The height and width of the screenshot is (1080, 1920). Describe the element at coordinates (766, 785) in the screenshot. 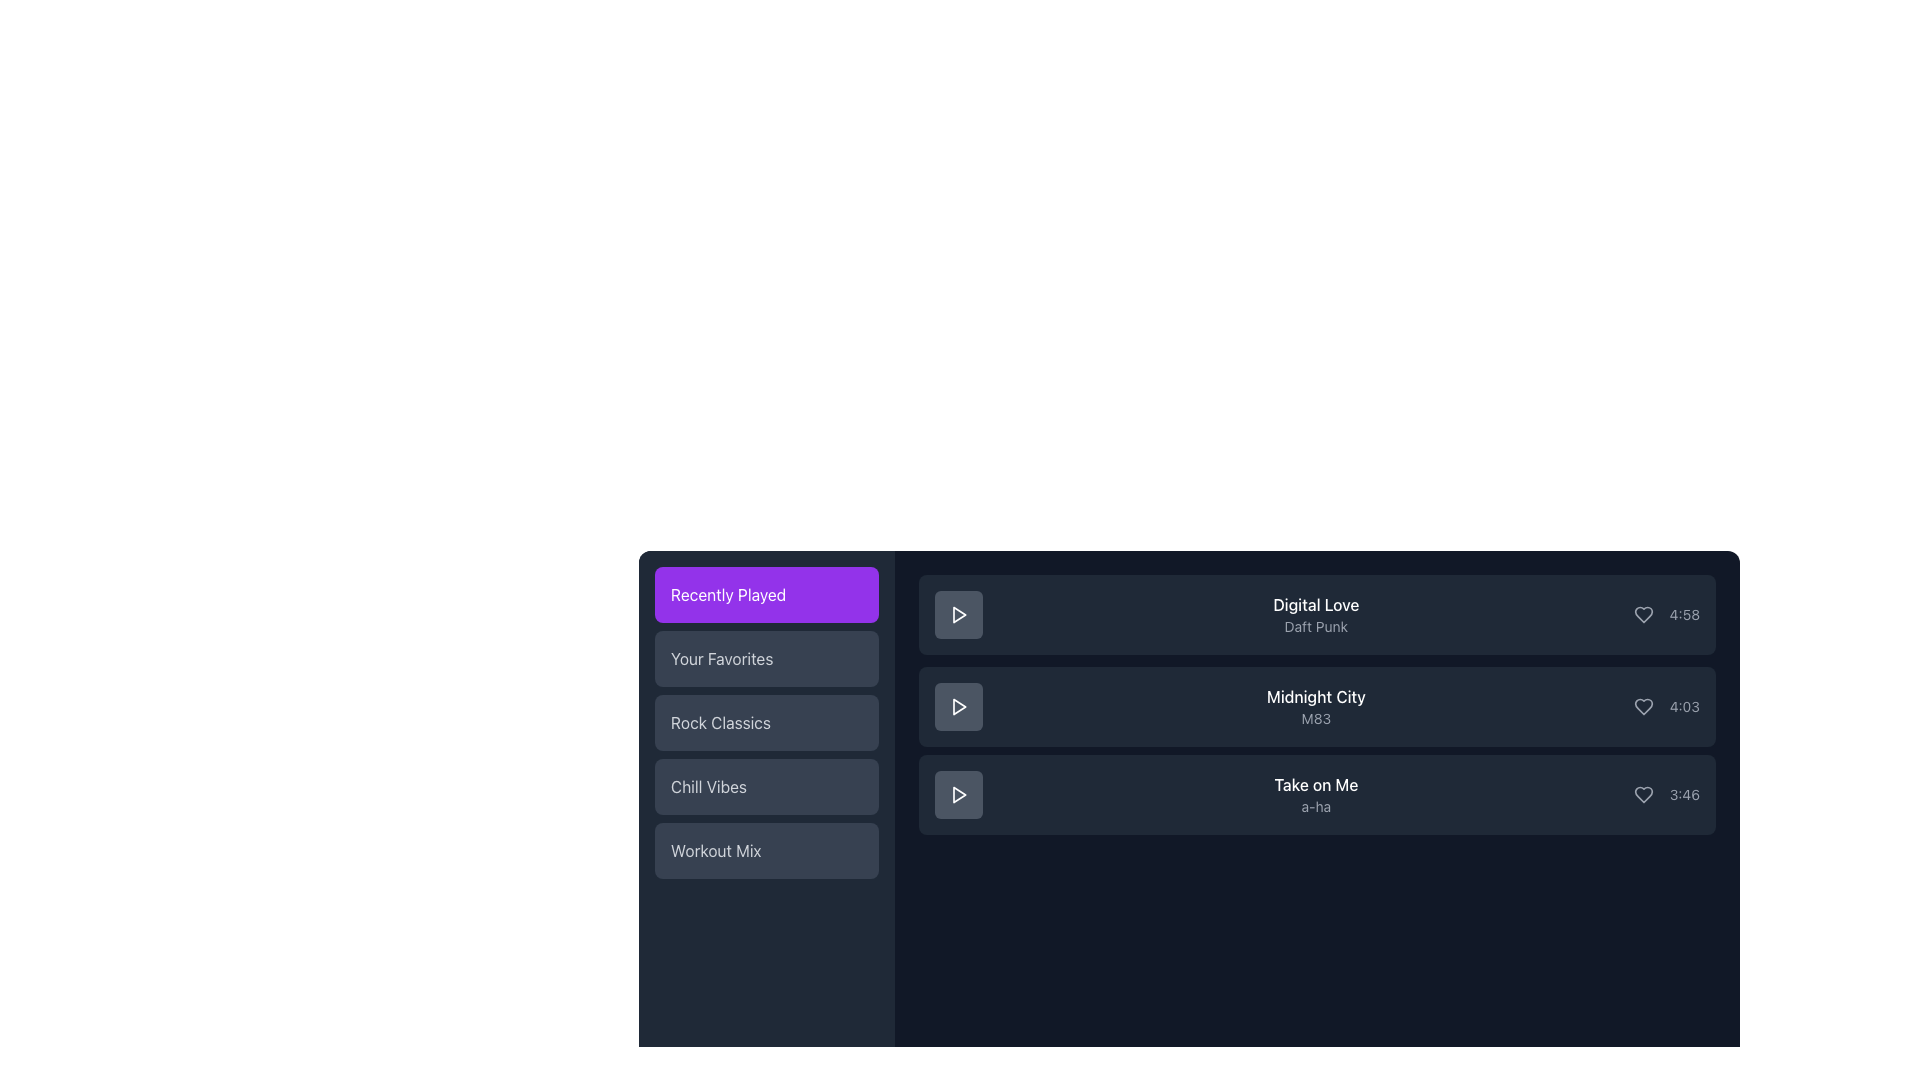

I see `the 'Chill Vibes' button, which is the fourth item in the vertical list of interactive buttons in the sidebar, located below 'Rock Classics' and above 'Workout Mix'` at that location.